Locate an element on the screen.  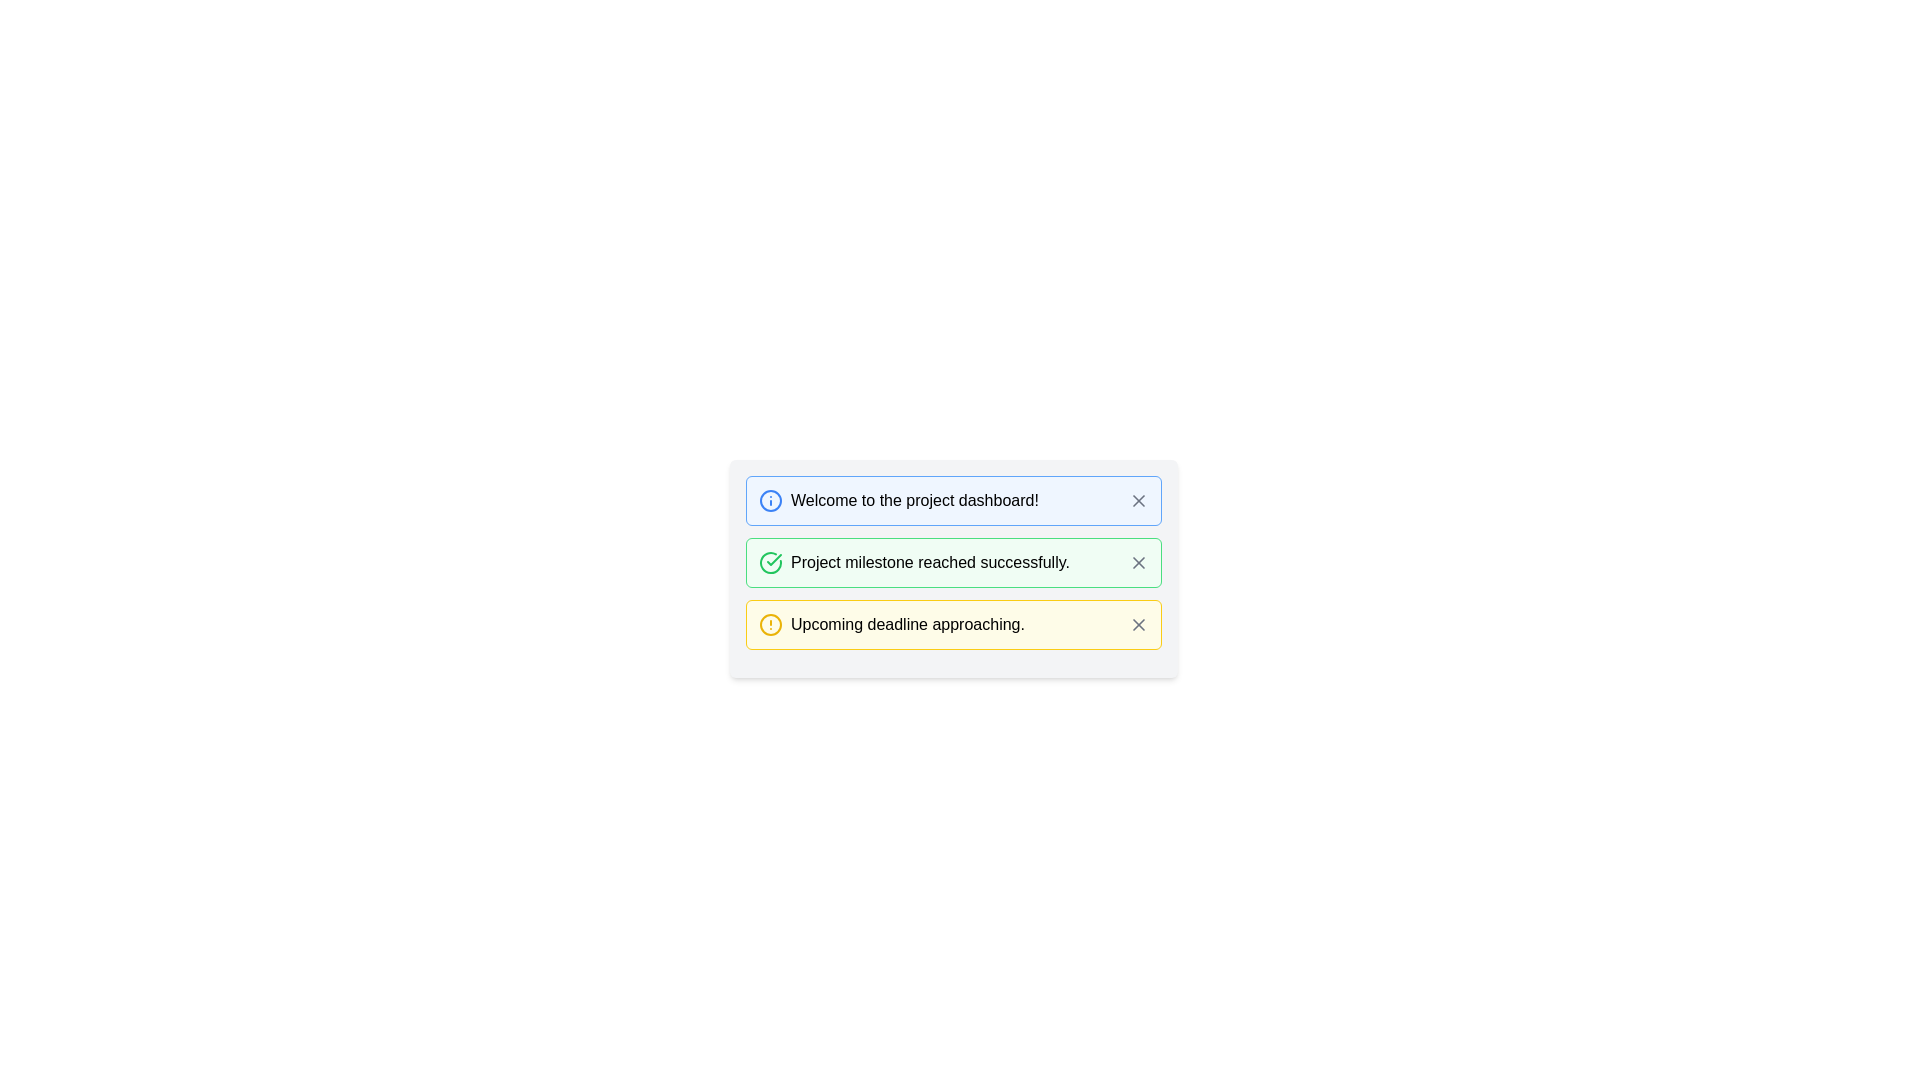
the text label that reads 'Project milestone reached successfully.' which is inside a green-highlighted rectangular box, positioned below a blue alert message and above a yellow alert message is located at coordinates (913, 563).